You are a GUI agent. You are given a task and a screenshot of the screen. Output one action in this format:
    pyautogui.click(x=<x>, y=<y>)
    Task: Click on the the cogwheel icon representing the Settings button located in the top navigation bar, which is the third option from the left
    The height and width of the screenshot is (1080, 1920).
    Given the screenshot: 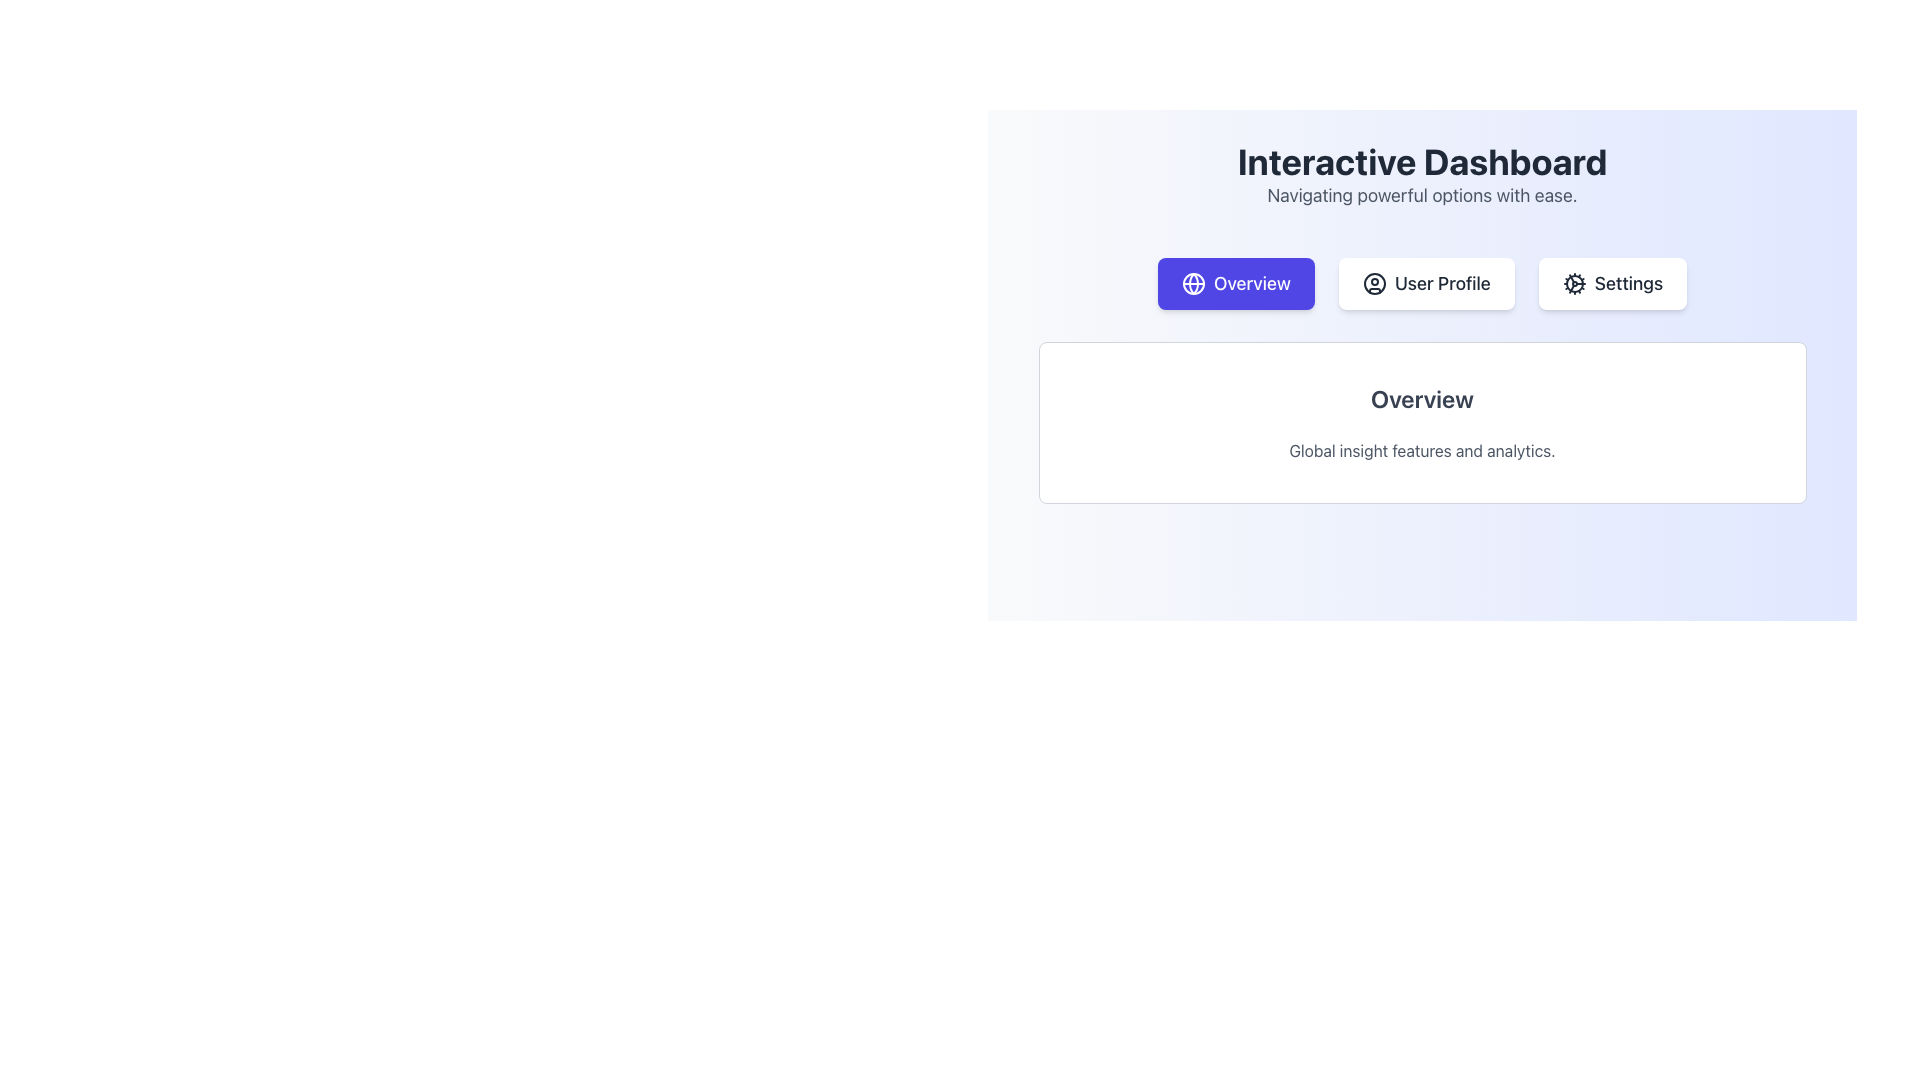 What is the action you would take?
    pyautogui.click(x=1573, y=284)
    